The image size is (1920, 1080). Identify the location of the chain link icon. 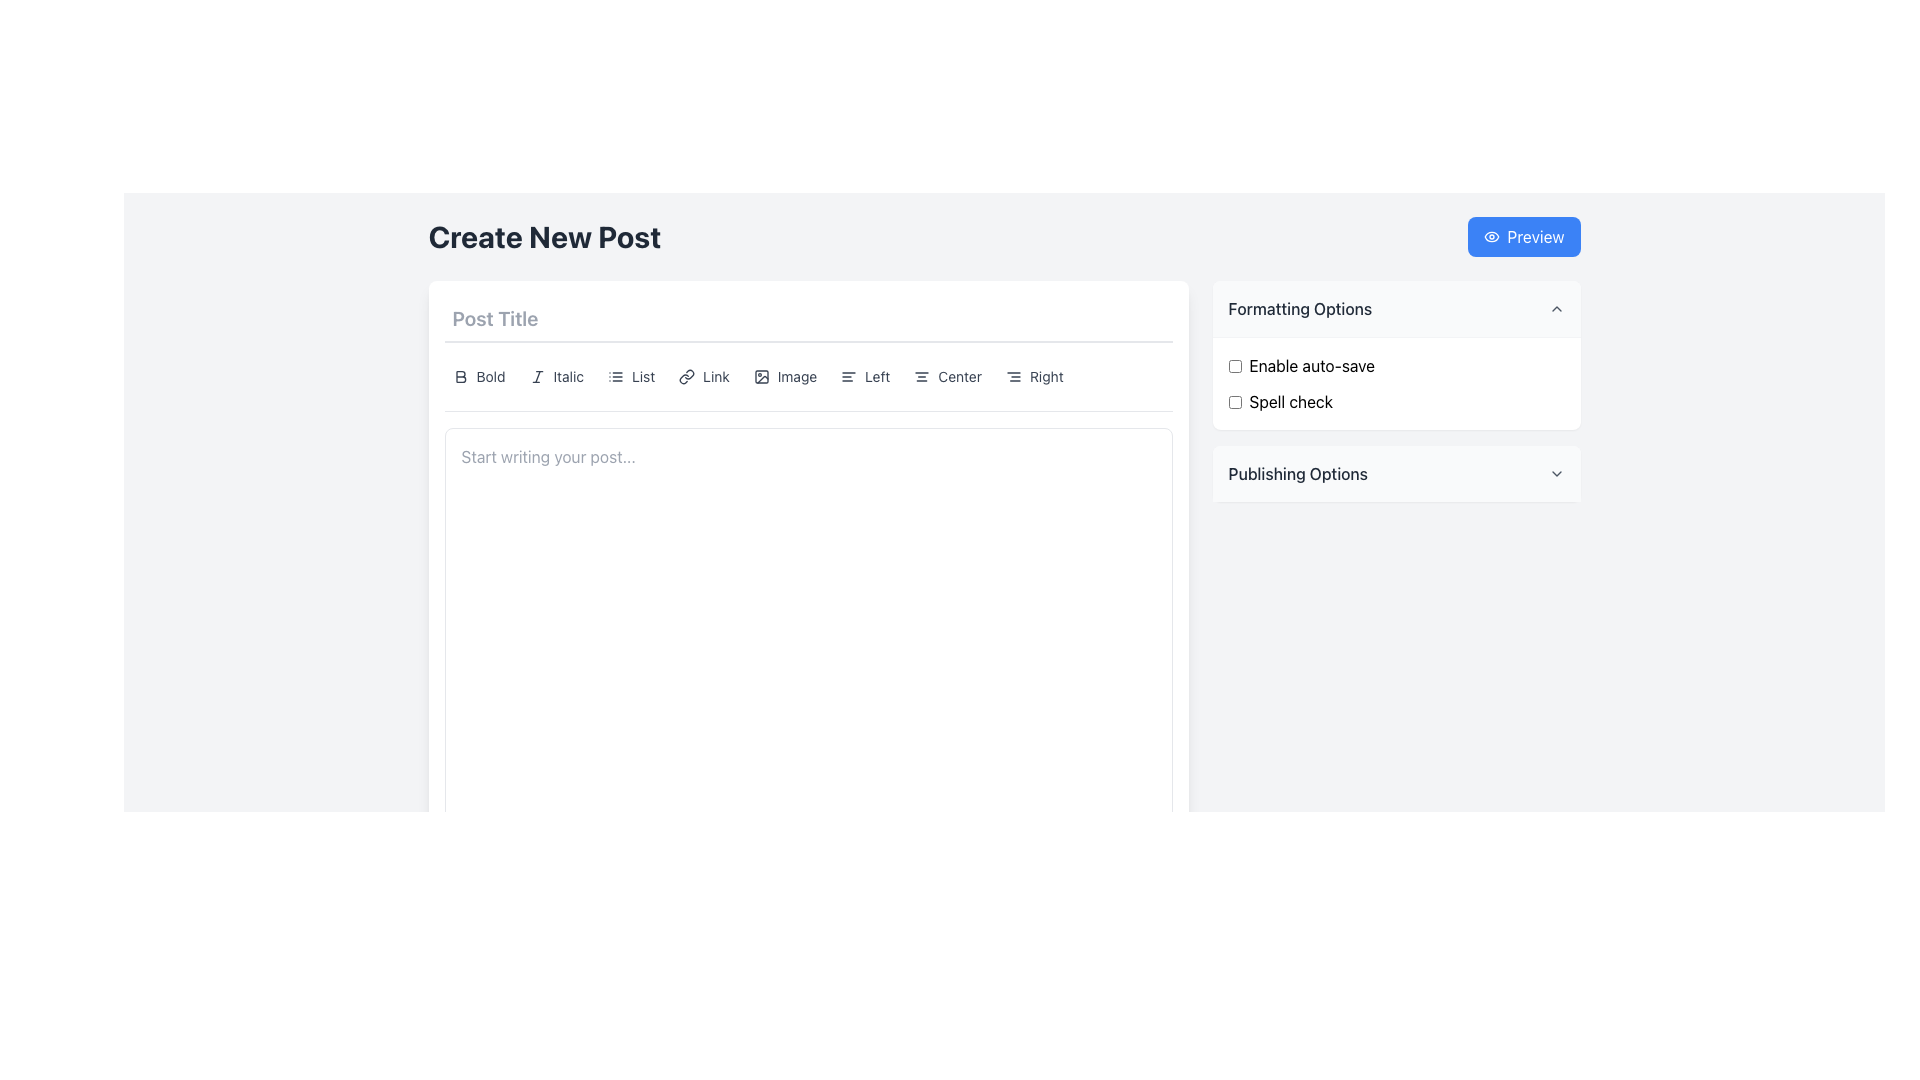
(686, 377).